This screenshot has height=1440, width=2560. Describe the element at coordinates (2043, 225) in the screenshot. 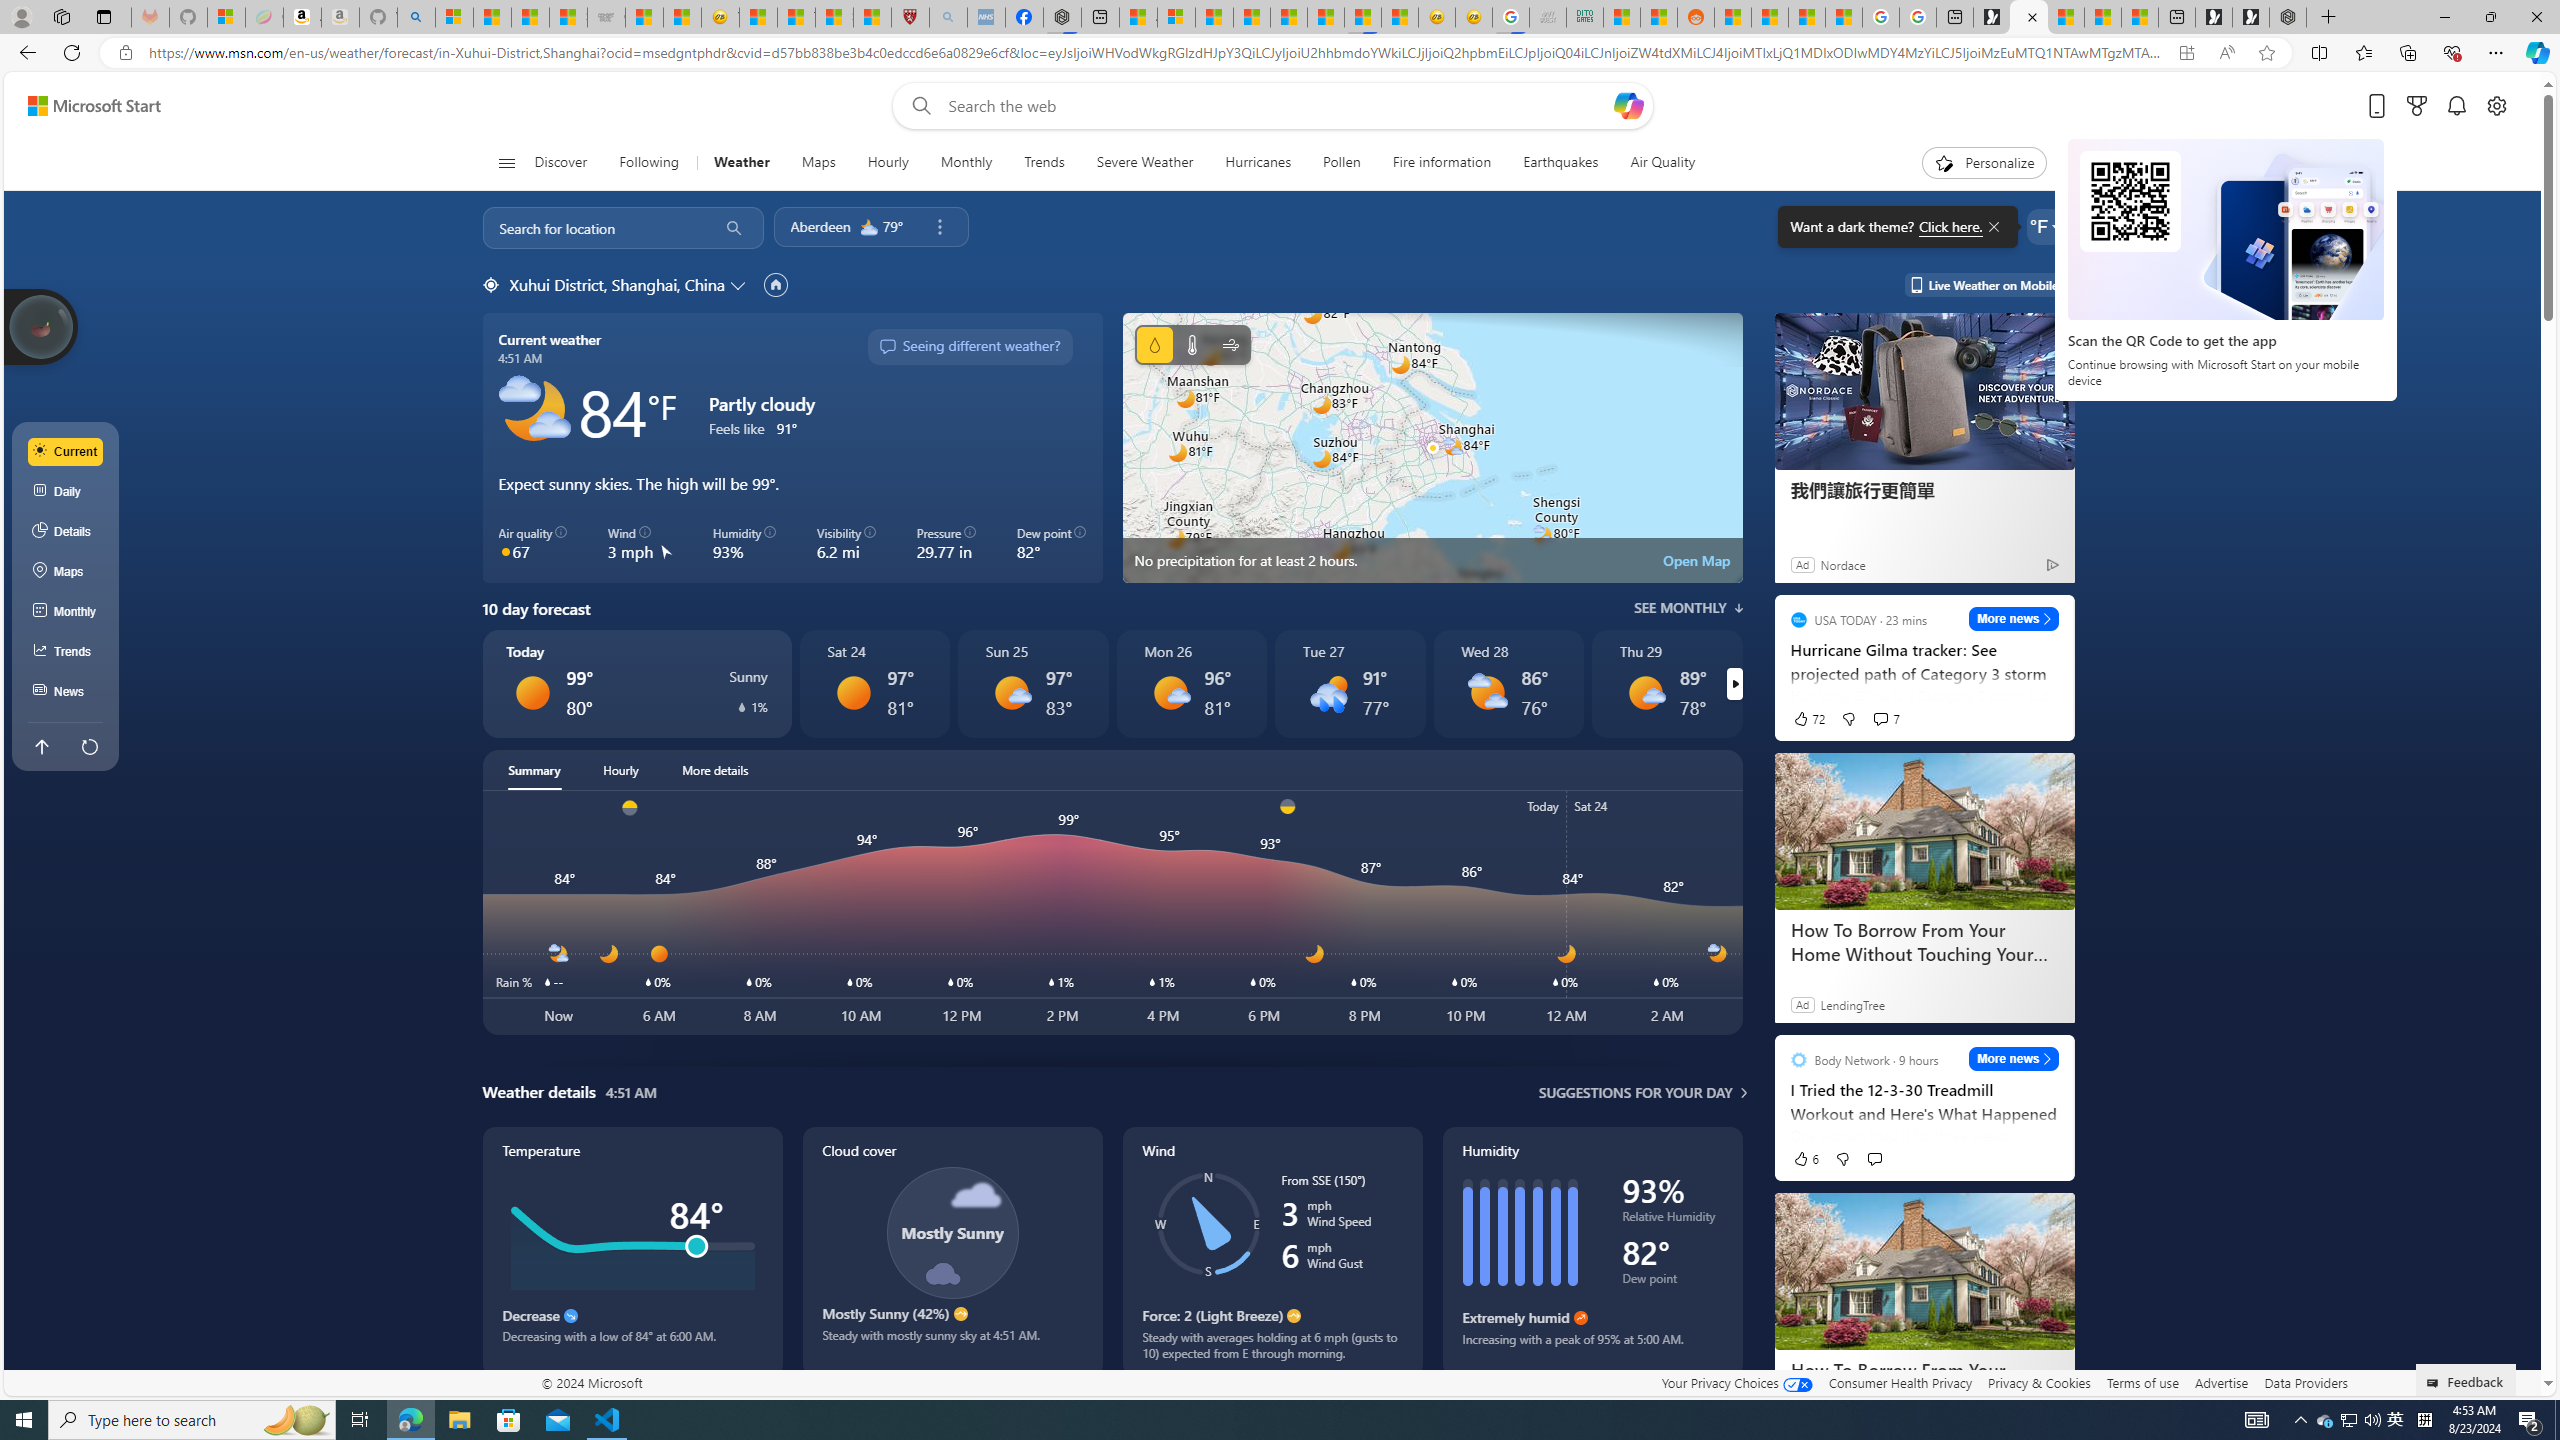

I see `'Weather settings Want a dark theme?Click here.'` at that location.